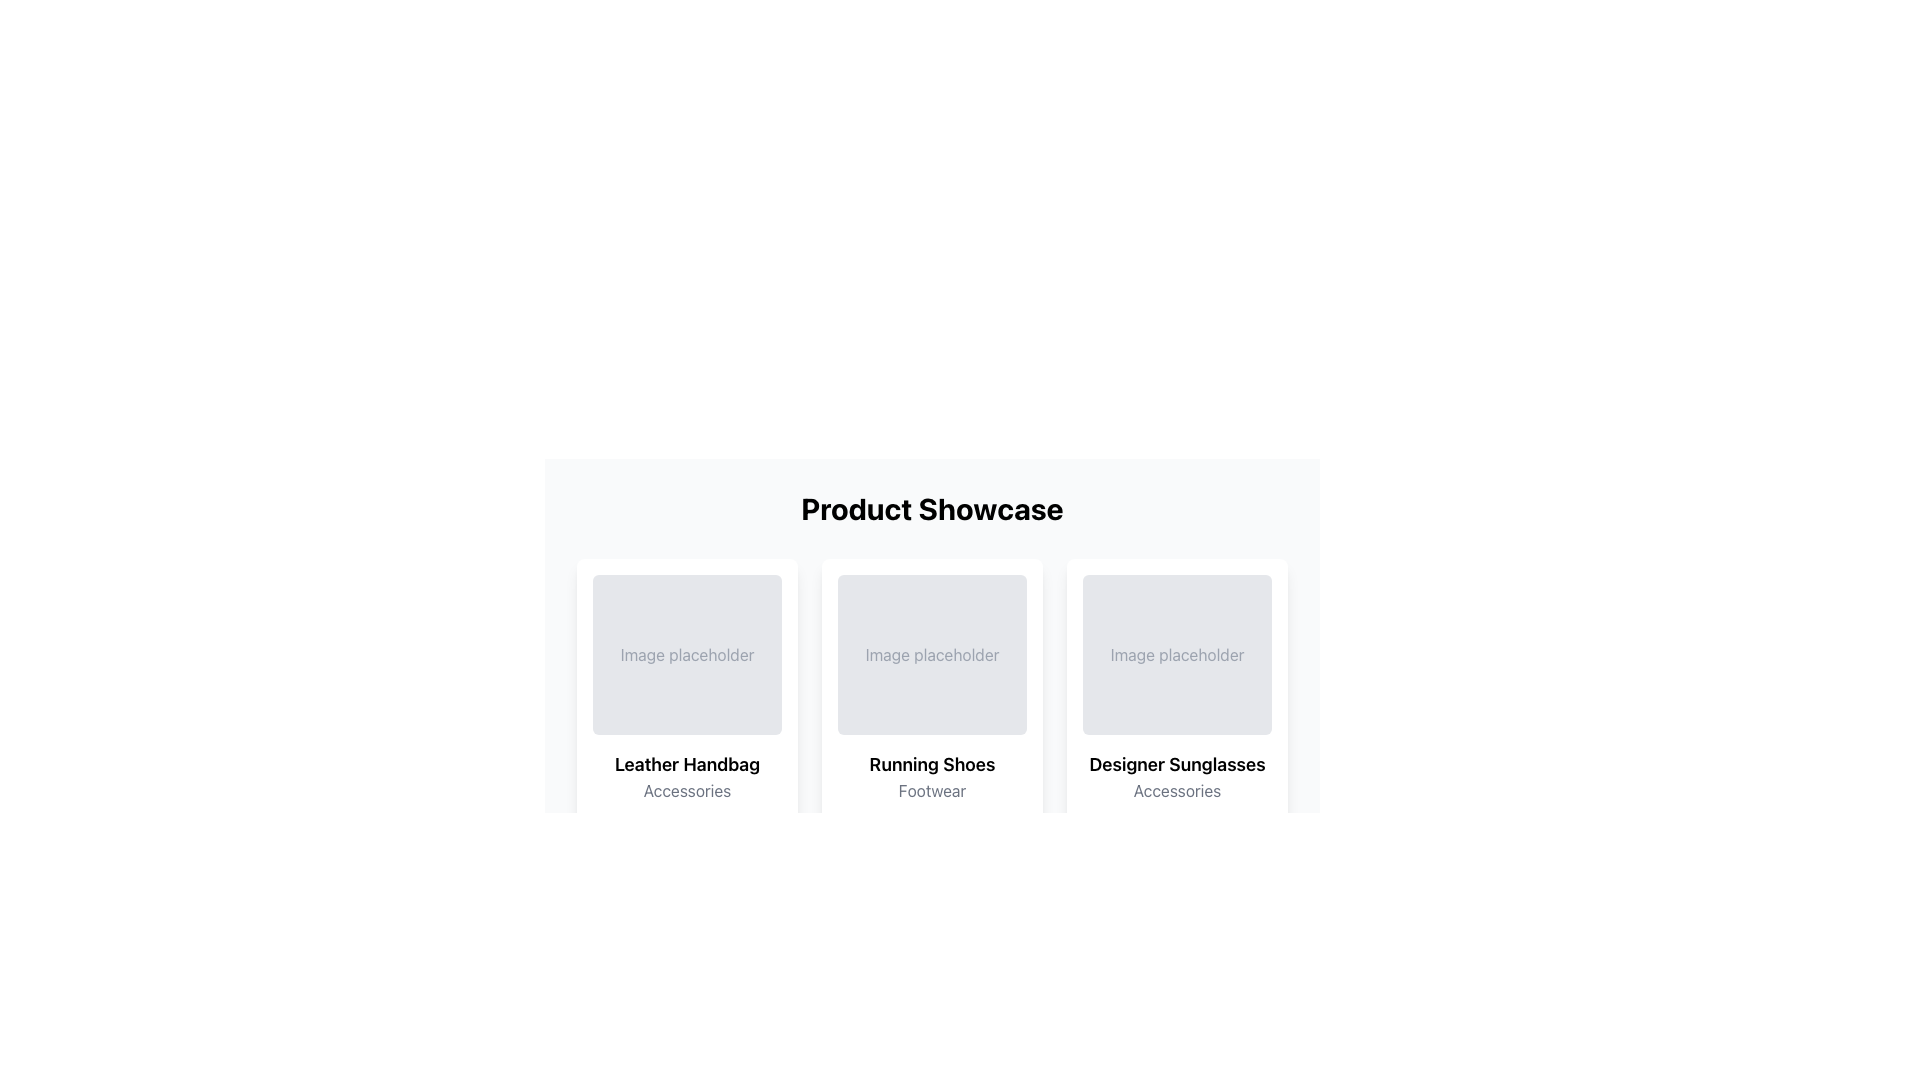 The width and height of the screenshot is (1920, 1080). Describe the element at coordinates (687, 655) in the screenshot. I see `text of the placeholder label indicating where an image will be displayed in the leftmost card below 'Product Showcase' and above 'Leather Handbag'` at that location.